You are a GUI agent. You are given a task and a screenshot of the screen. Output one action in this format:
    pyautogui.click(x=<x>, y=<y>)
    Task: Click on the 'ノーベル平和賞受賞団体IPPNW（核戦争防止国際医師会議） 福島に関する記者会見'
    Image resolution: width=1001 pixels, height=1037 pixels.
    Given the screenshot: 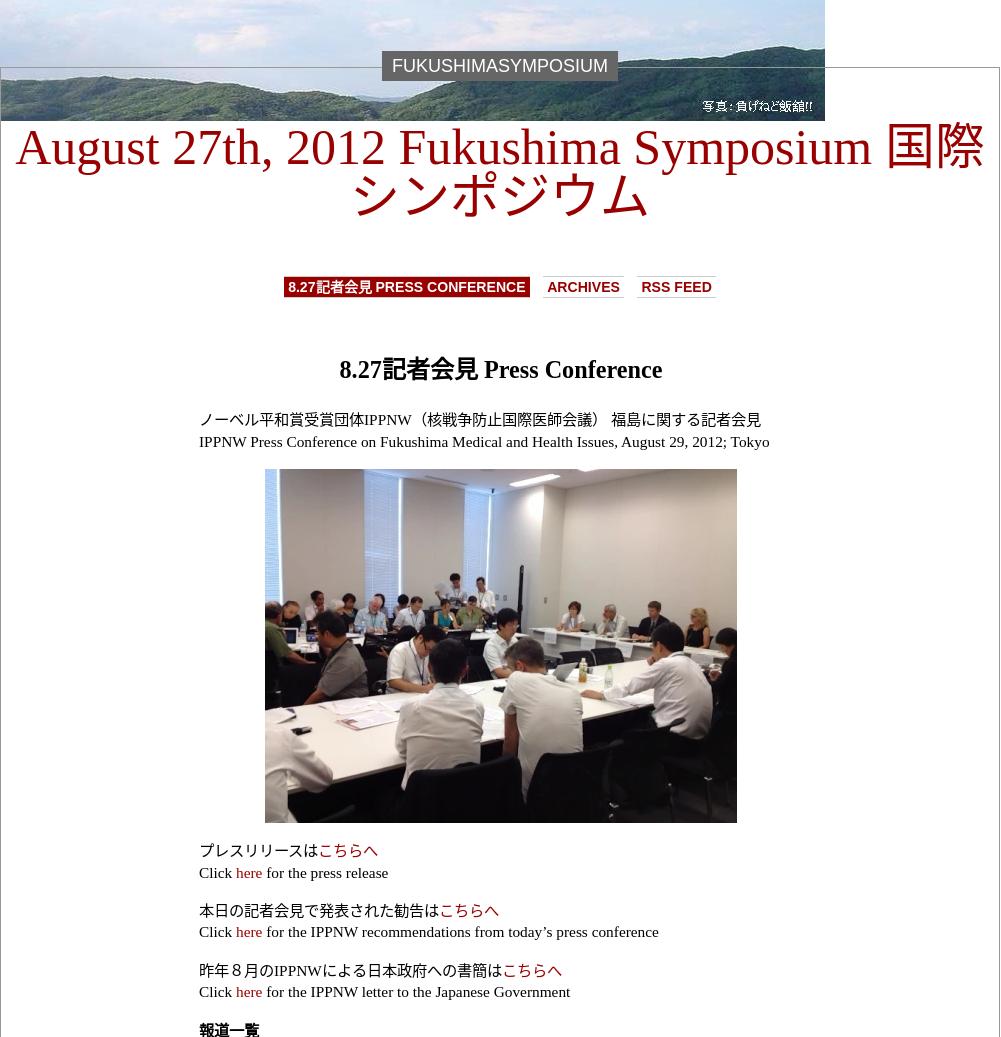 What is the action you would take?
    pyautogui.click(x=479, y=418)
    